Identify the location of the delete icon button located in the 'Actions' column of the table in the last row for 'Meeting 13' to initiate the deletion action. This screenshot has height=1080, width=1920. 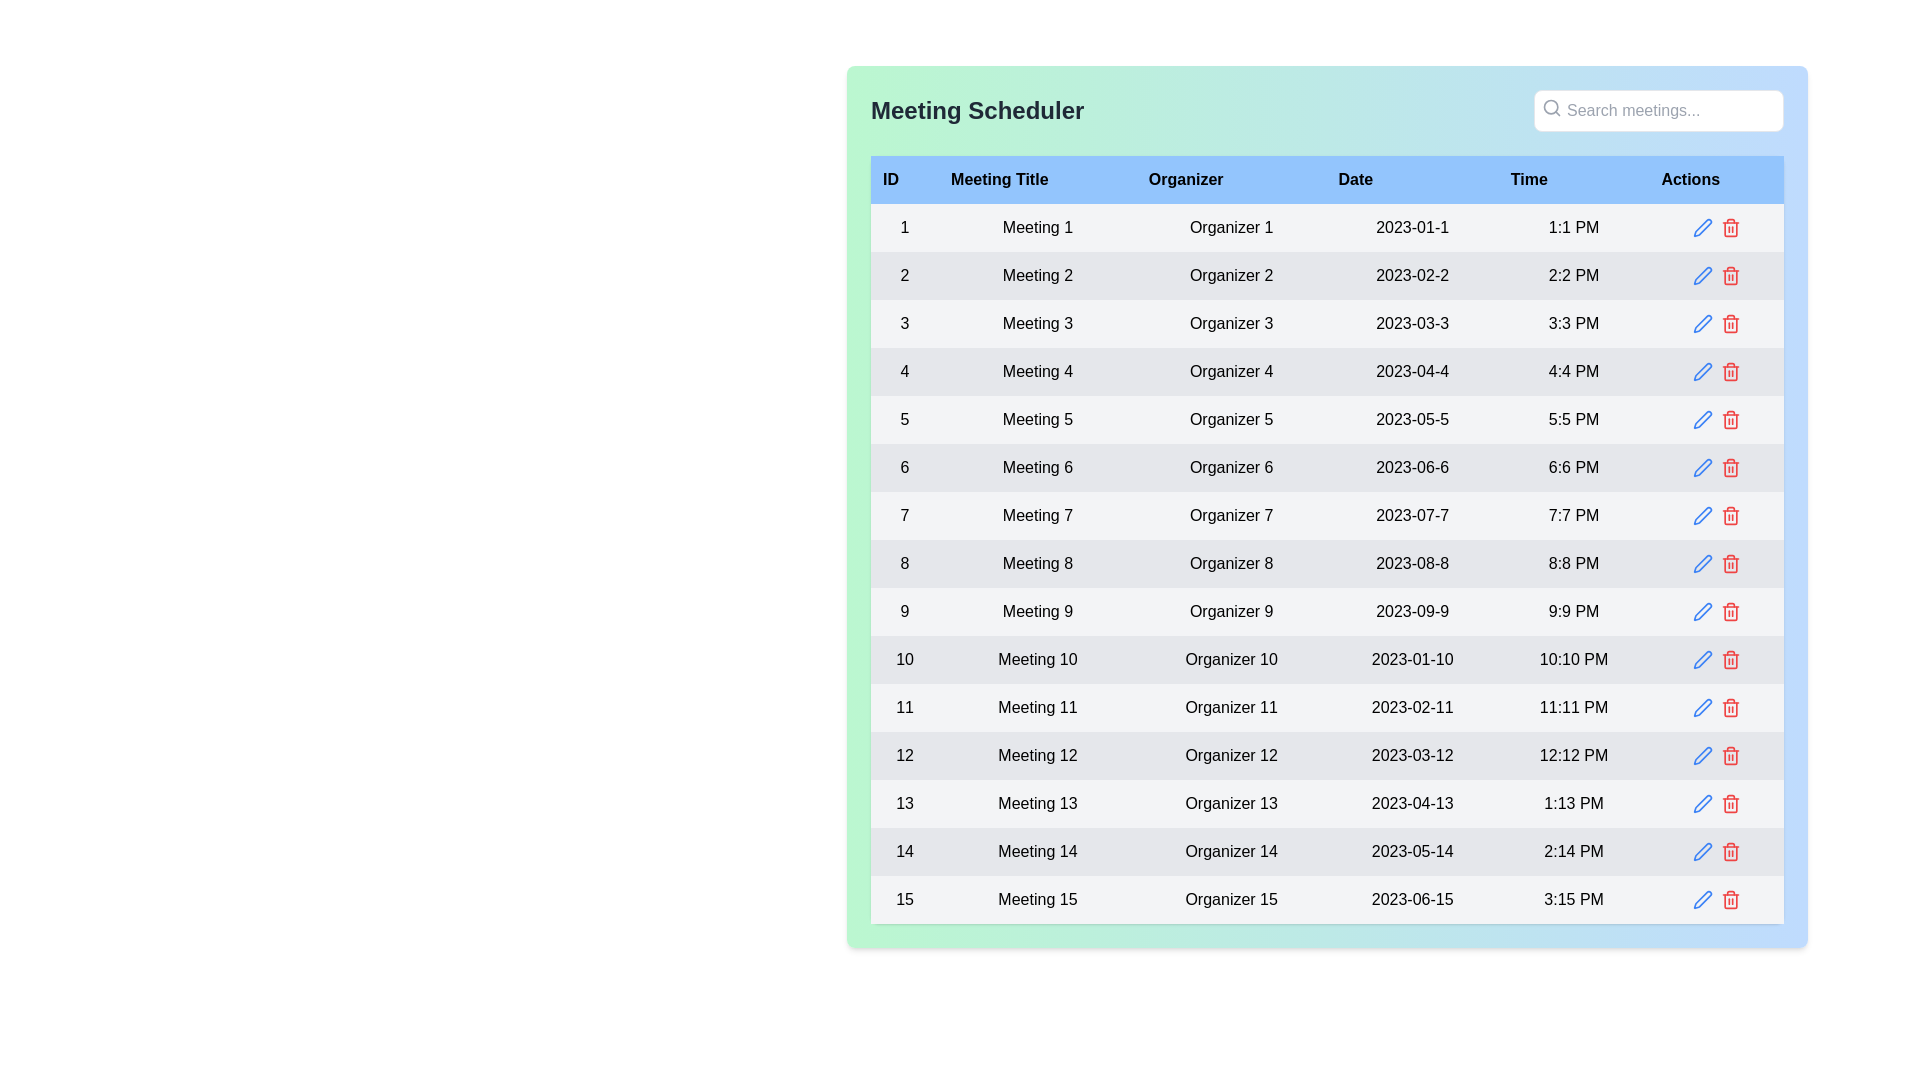
(1729, 802).